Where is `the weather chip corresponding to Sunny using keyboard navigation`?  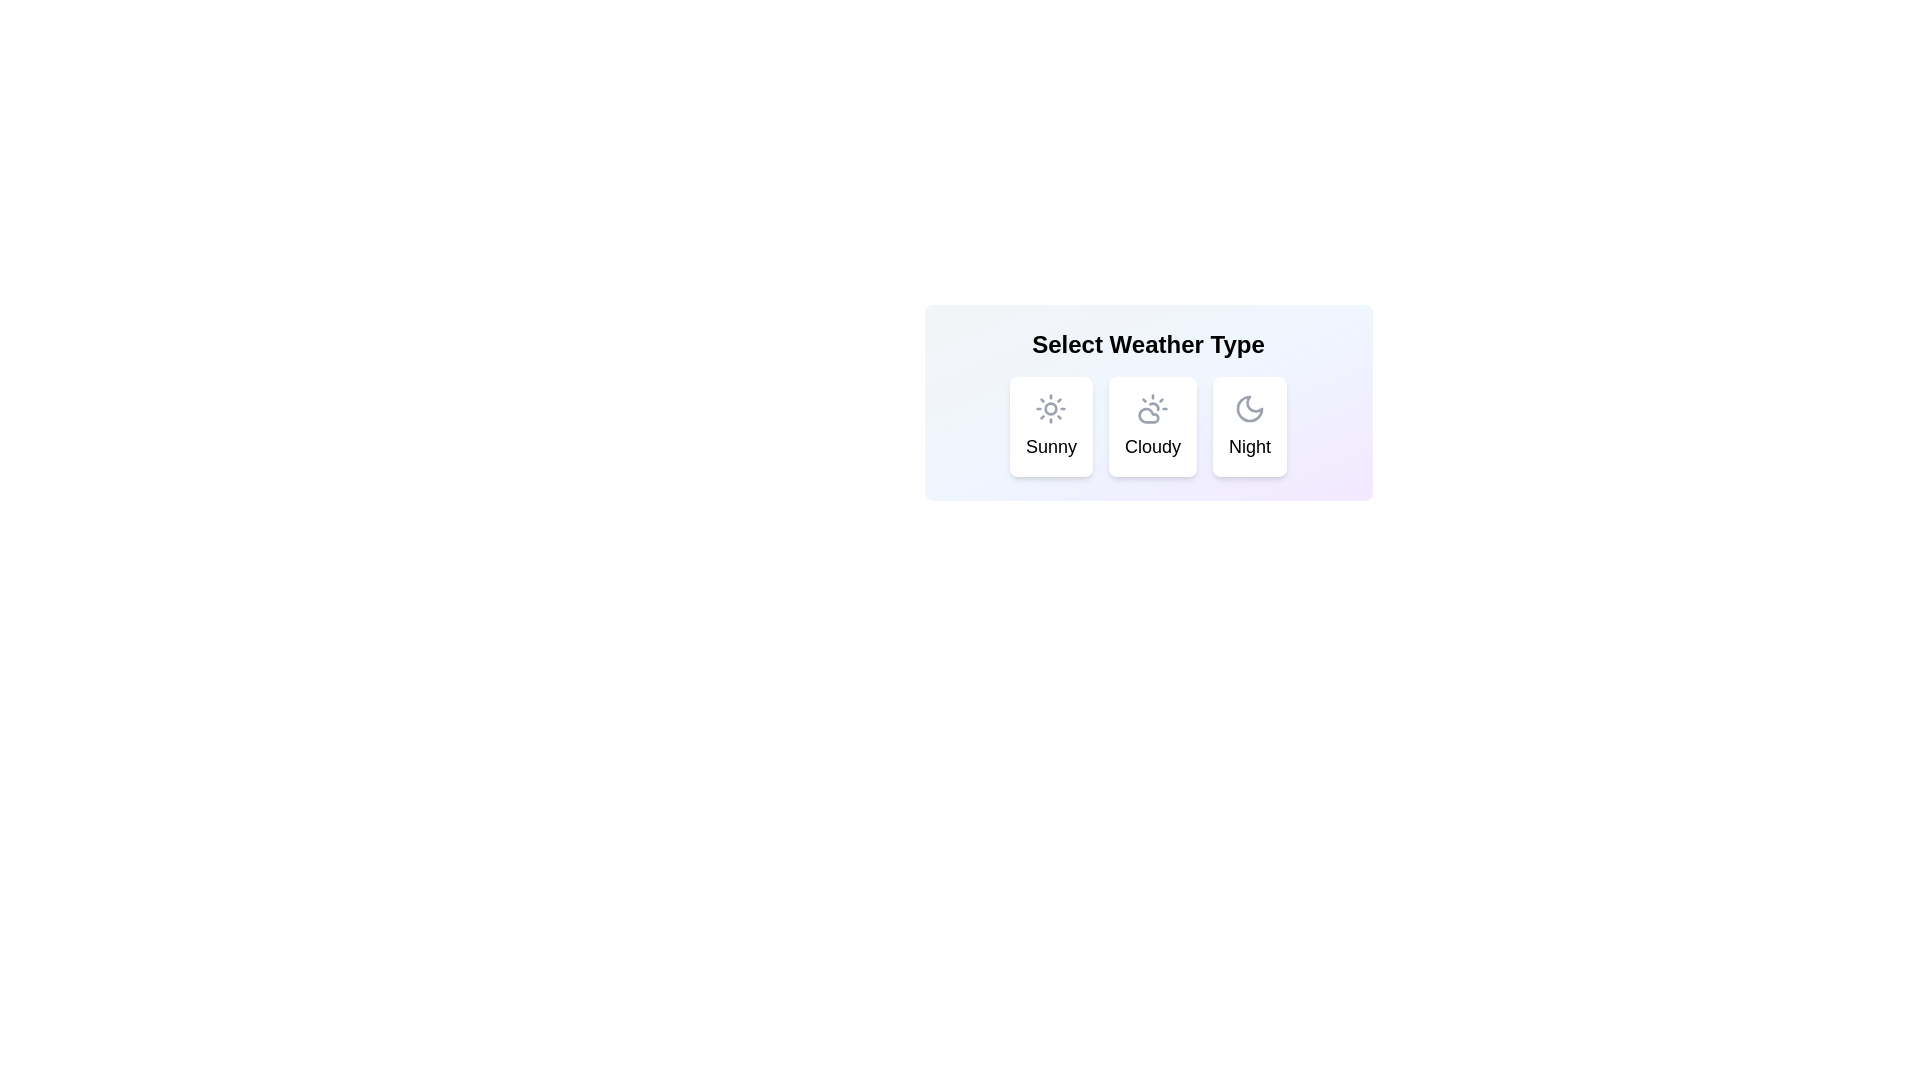 the weather chip corresponding to Sunny using keyboard navigation is located at coordinates (1050, 426).